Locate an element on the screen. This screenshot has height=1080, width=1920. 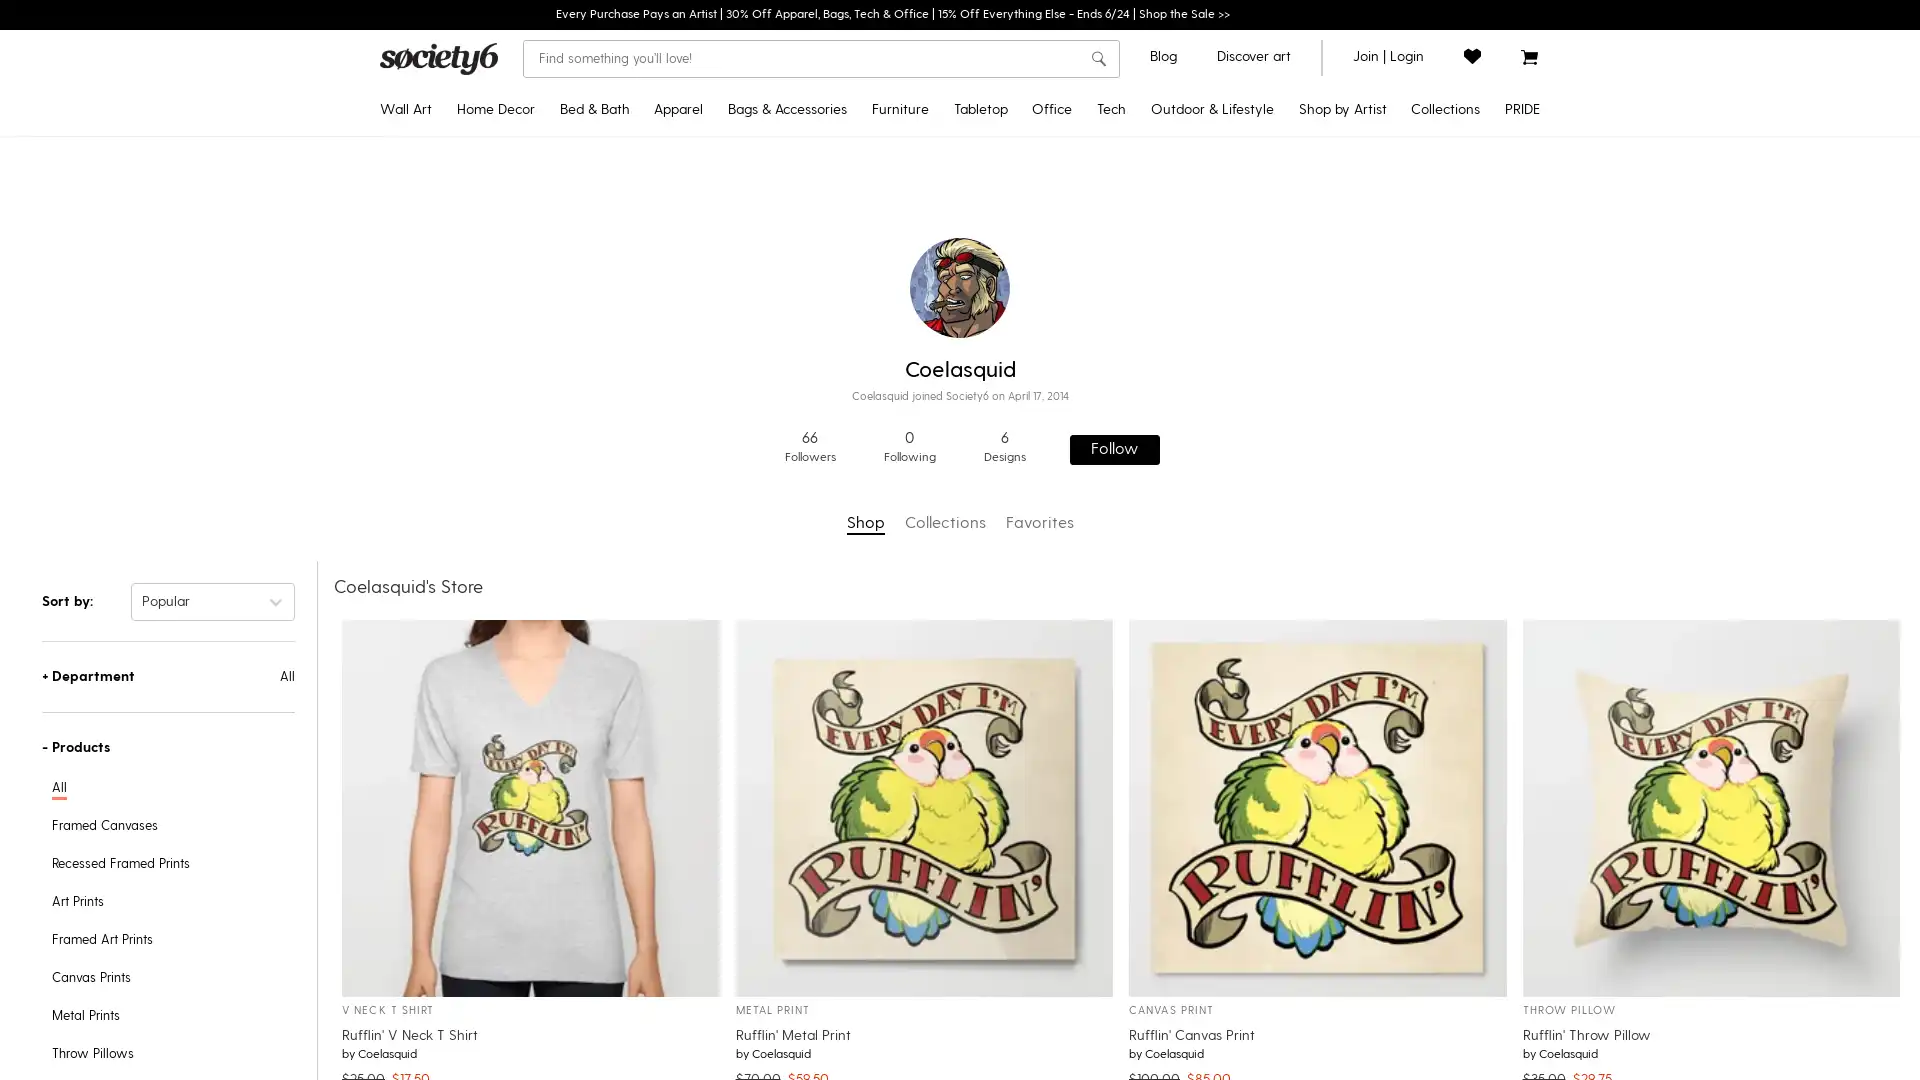
Pride MonthNEW is located at coordinates (1371, 160).